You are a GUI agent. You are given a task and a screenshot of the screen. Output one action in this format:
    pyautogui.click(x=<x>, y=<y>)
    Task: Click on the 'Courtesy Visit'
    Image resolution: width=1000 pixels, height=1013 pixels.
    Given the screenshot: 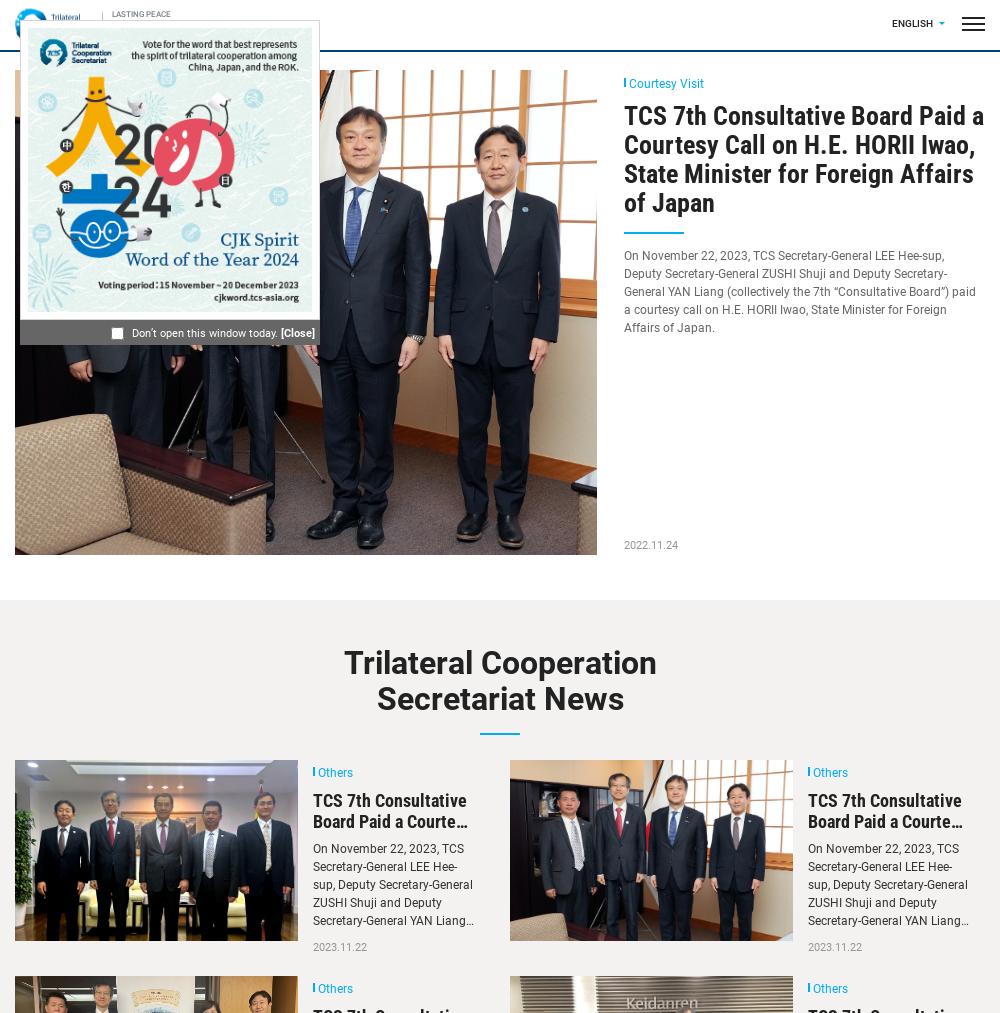 What is the action you would take?
    pyautogui.click(x=666, y=82)
    